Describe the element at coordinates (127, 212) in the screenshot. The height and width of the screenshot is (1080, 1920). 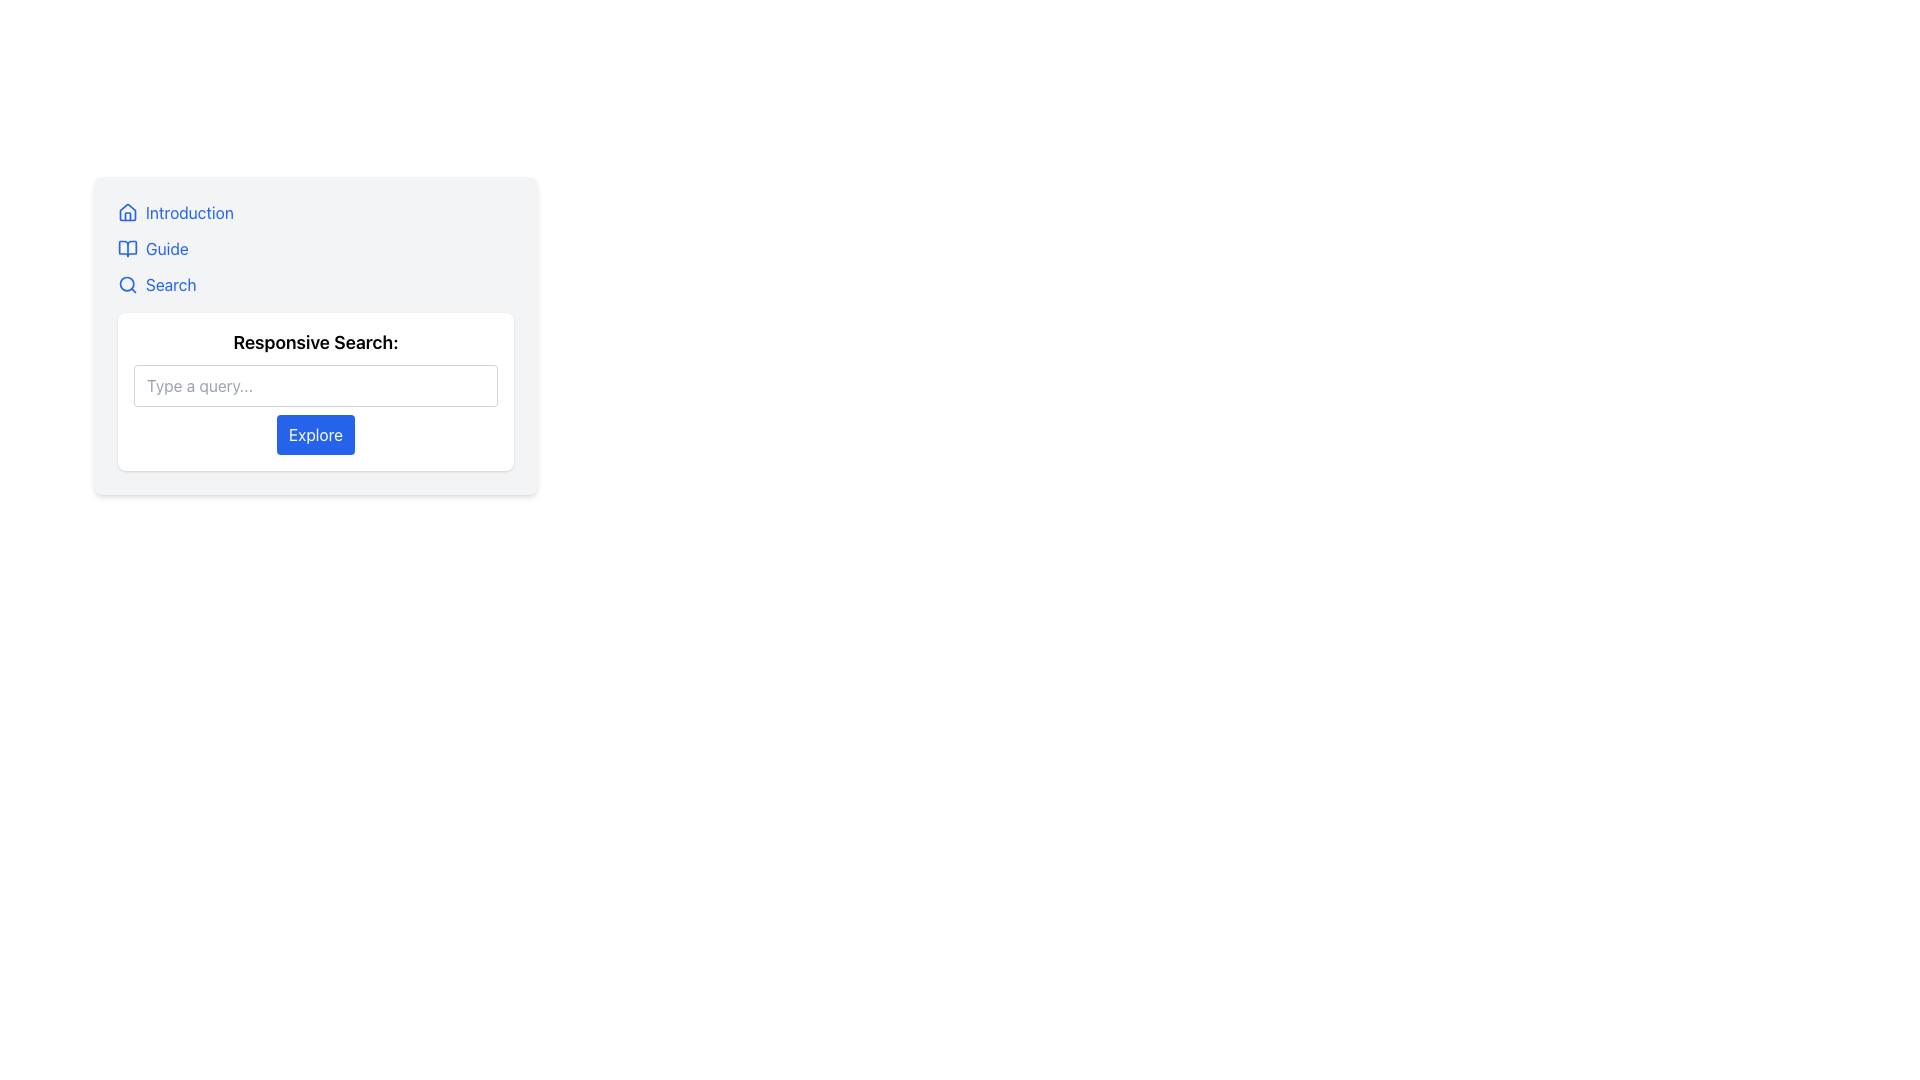
I see `the house icon located on the left side above the navigation links labeled 'Introduction', 'Guide', and 'Search'` at that location.